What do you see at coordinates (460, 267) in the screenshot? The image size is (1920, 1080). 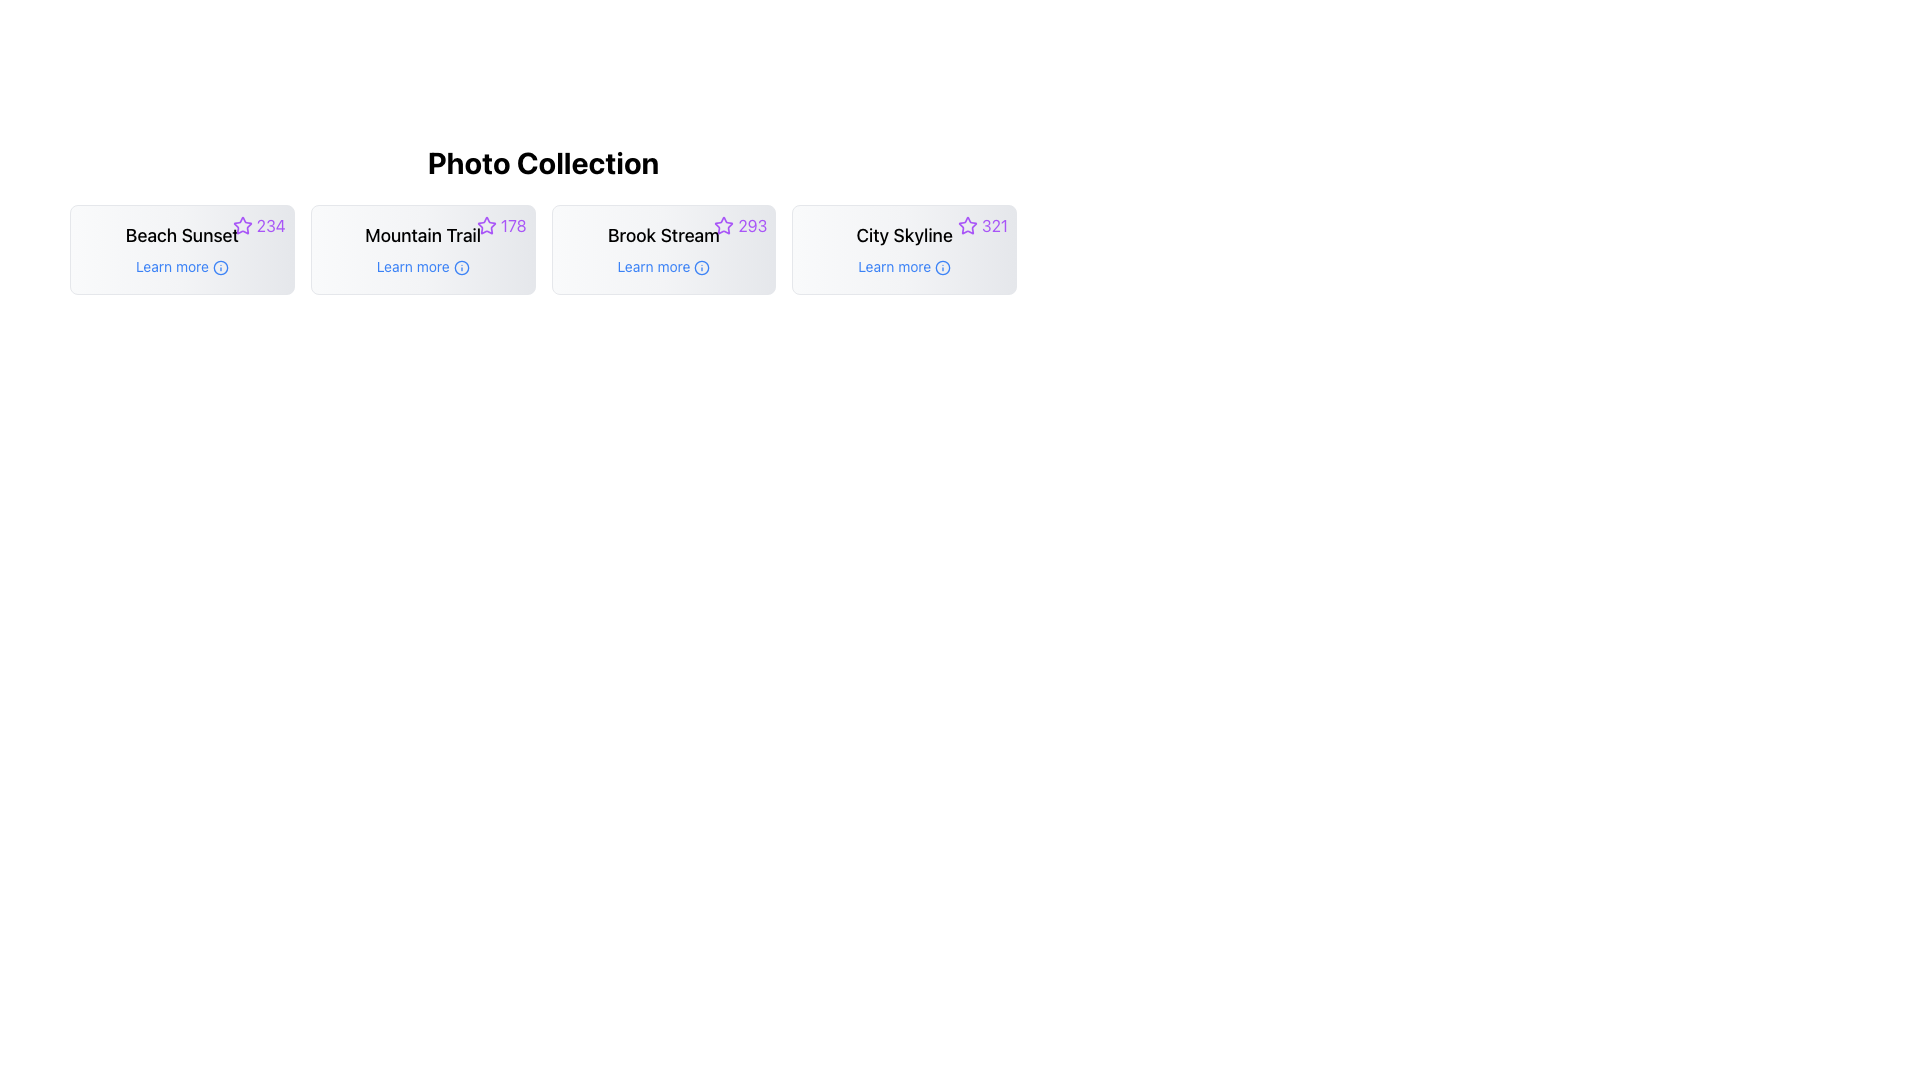 I see `the circular part of the information icon located below the title 'Mountain Trail' in the second column of the photo collection grid` at bounding box center [460, 267].